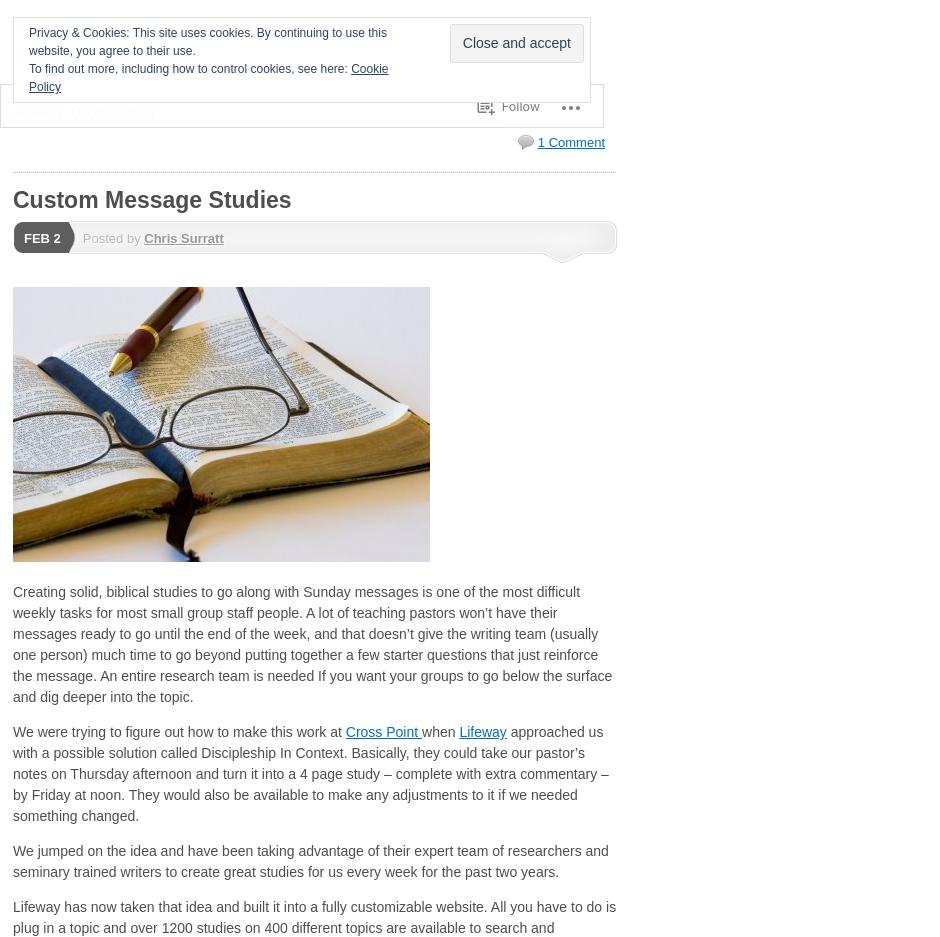  I want to click on 'approached us with a possible solution called Discipleship In Context. Basically, they could take our pastor’s notes on Thursday afternoon and turn it into a 4 page study – complete with extra commentary – by Friday at noon. They would also be available to make any adjustments to it if we needed something changed.', so click(309, 773).